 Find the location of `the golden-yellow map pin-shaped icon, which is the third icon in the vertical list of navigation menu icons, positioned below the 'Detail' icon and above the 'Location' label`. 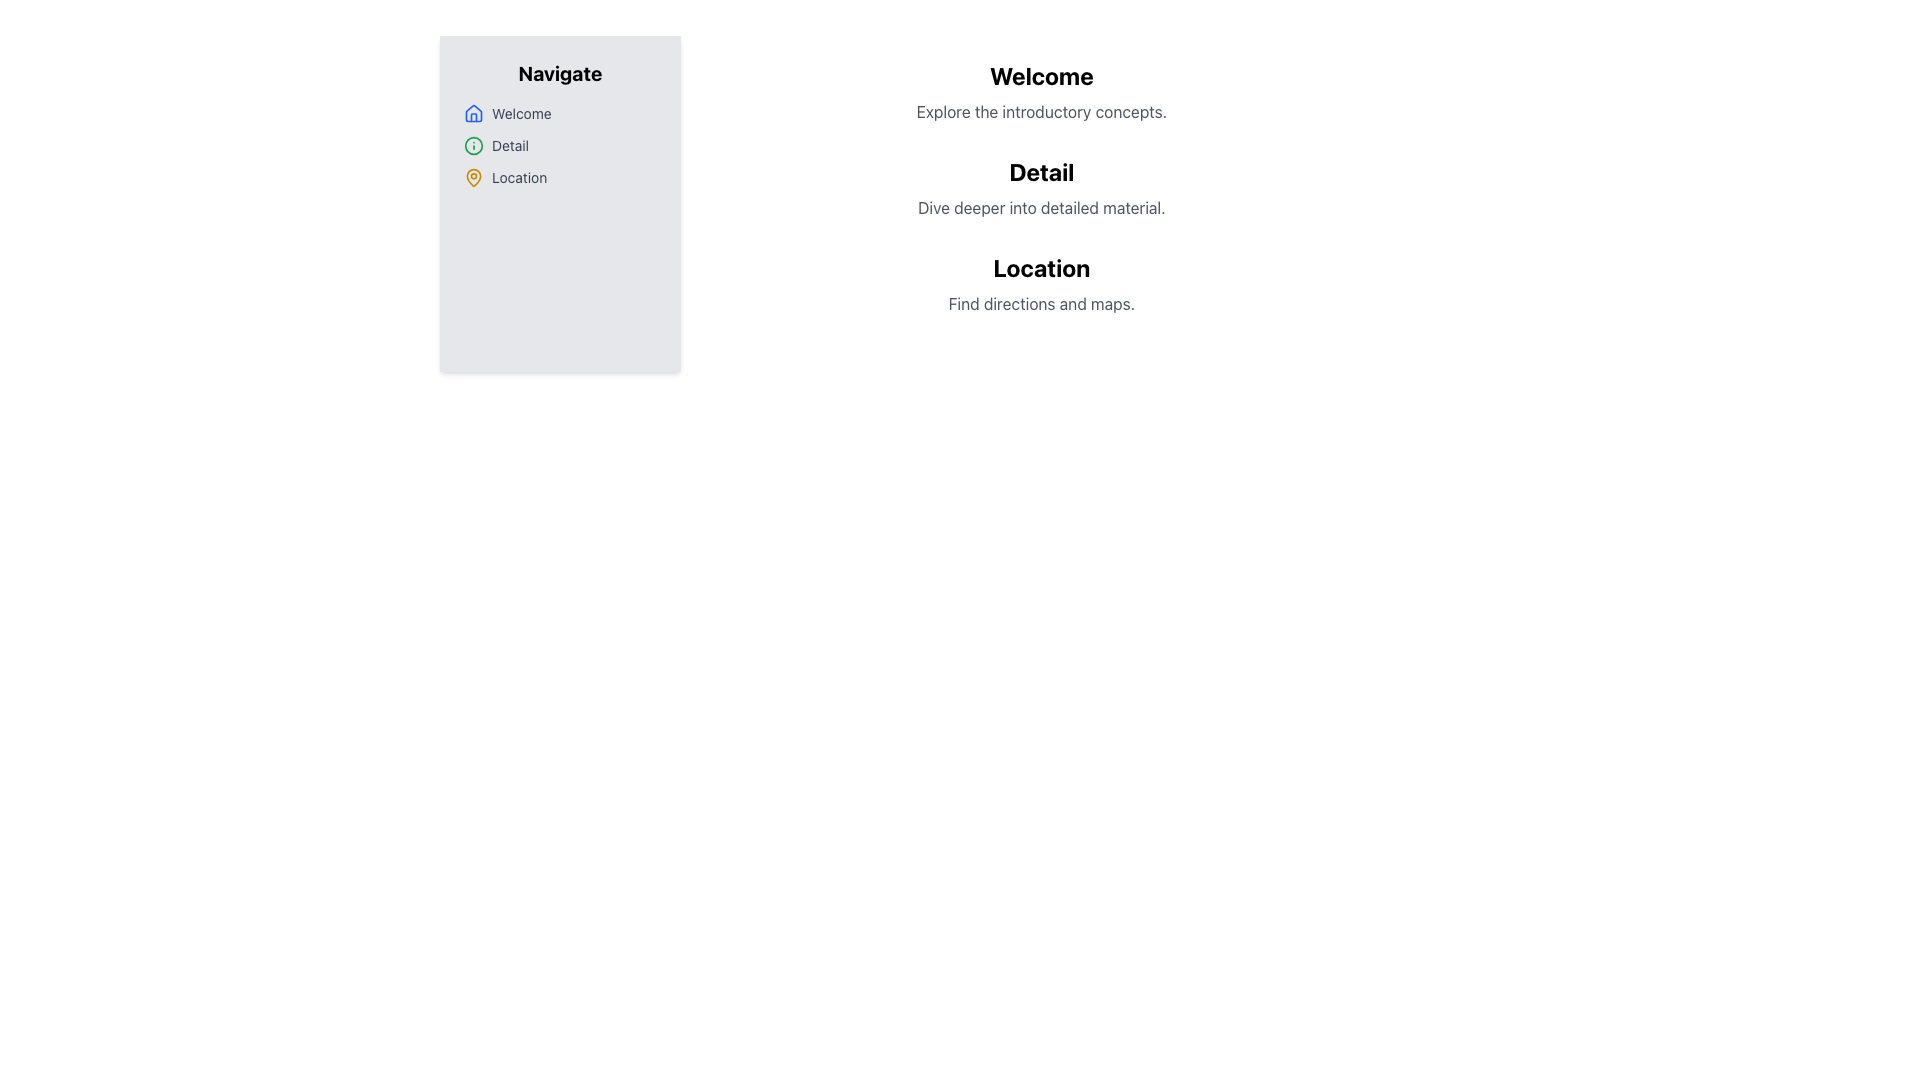

the golden-yellow map pin-shaped icon, which is the third icon in the vertical list of navigation menu icons, positioned below the 'Detail' icon and above the 'Location' label is located at coordinates (473, 176).